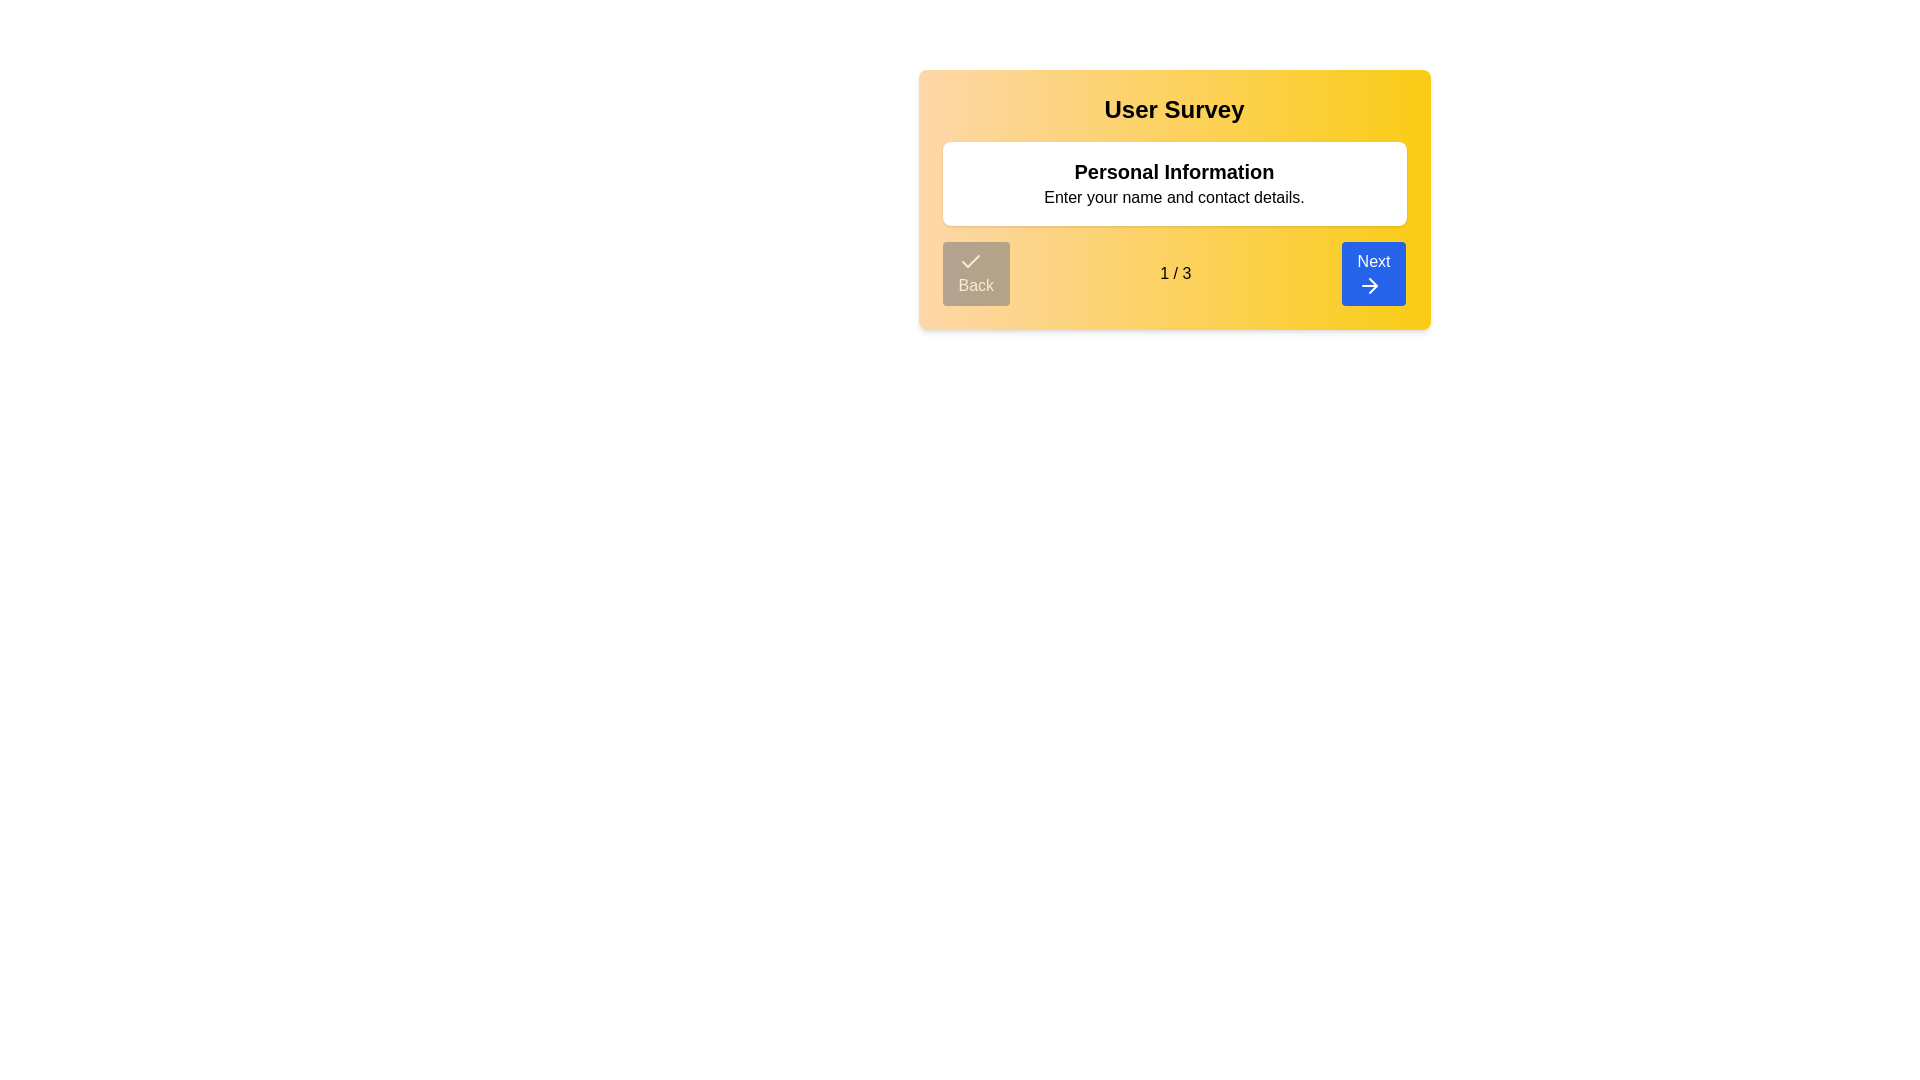  Describe the element at coordinates (1372, 273) in the screenshot. I see `the 'Next' button to navigate to the next step` at that location.